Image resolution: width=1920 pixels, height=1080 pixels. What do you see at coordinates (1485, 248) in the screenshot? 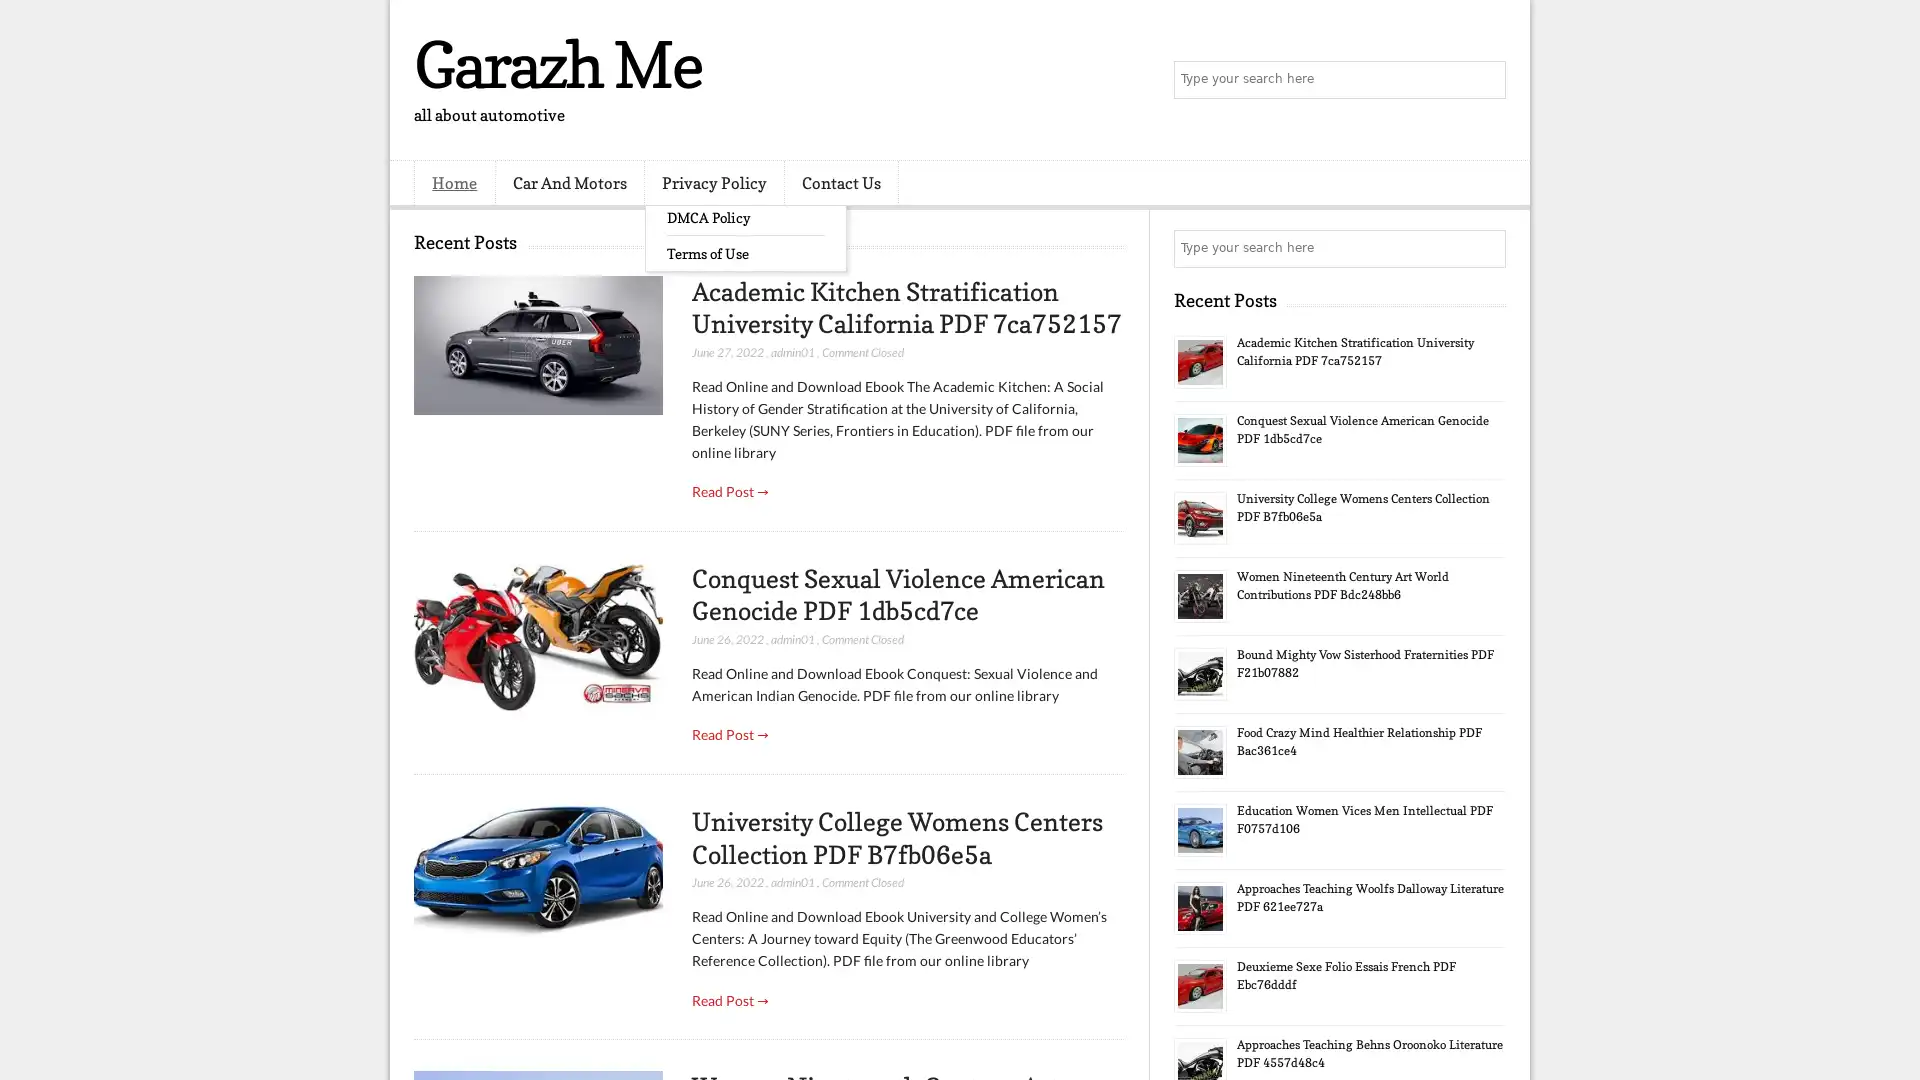
I see `Search` at bounding box center [1485, 248].